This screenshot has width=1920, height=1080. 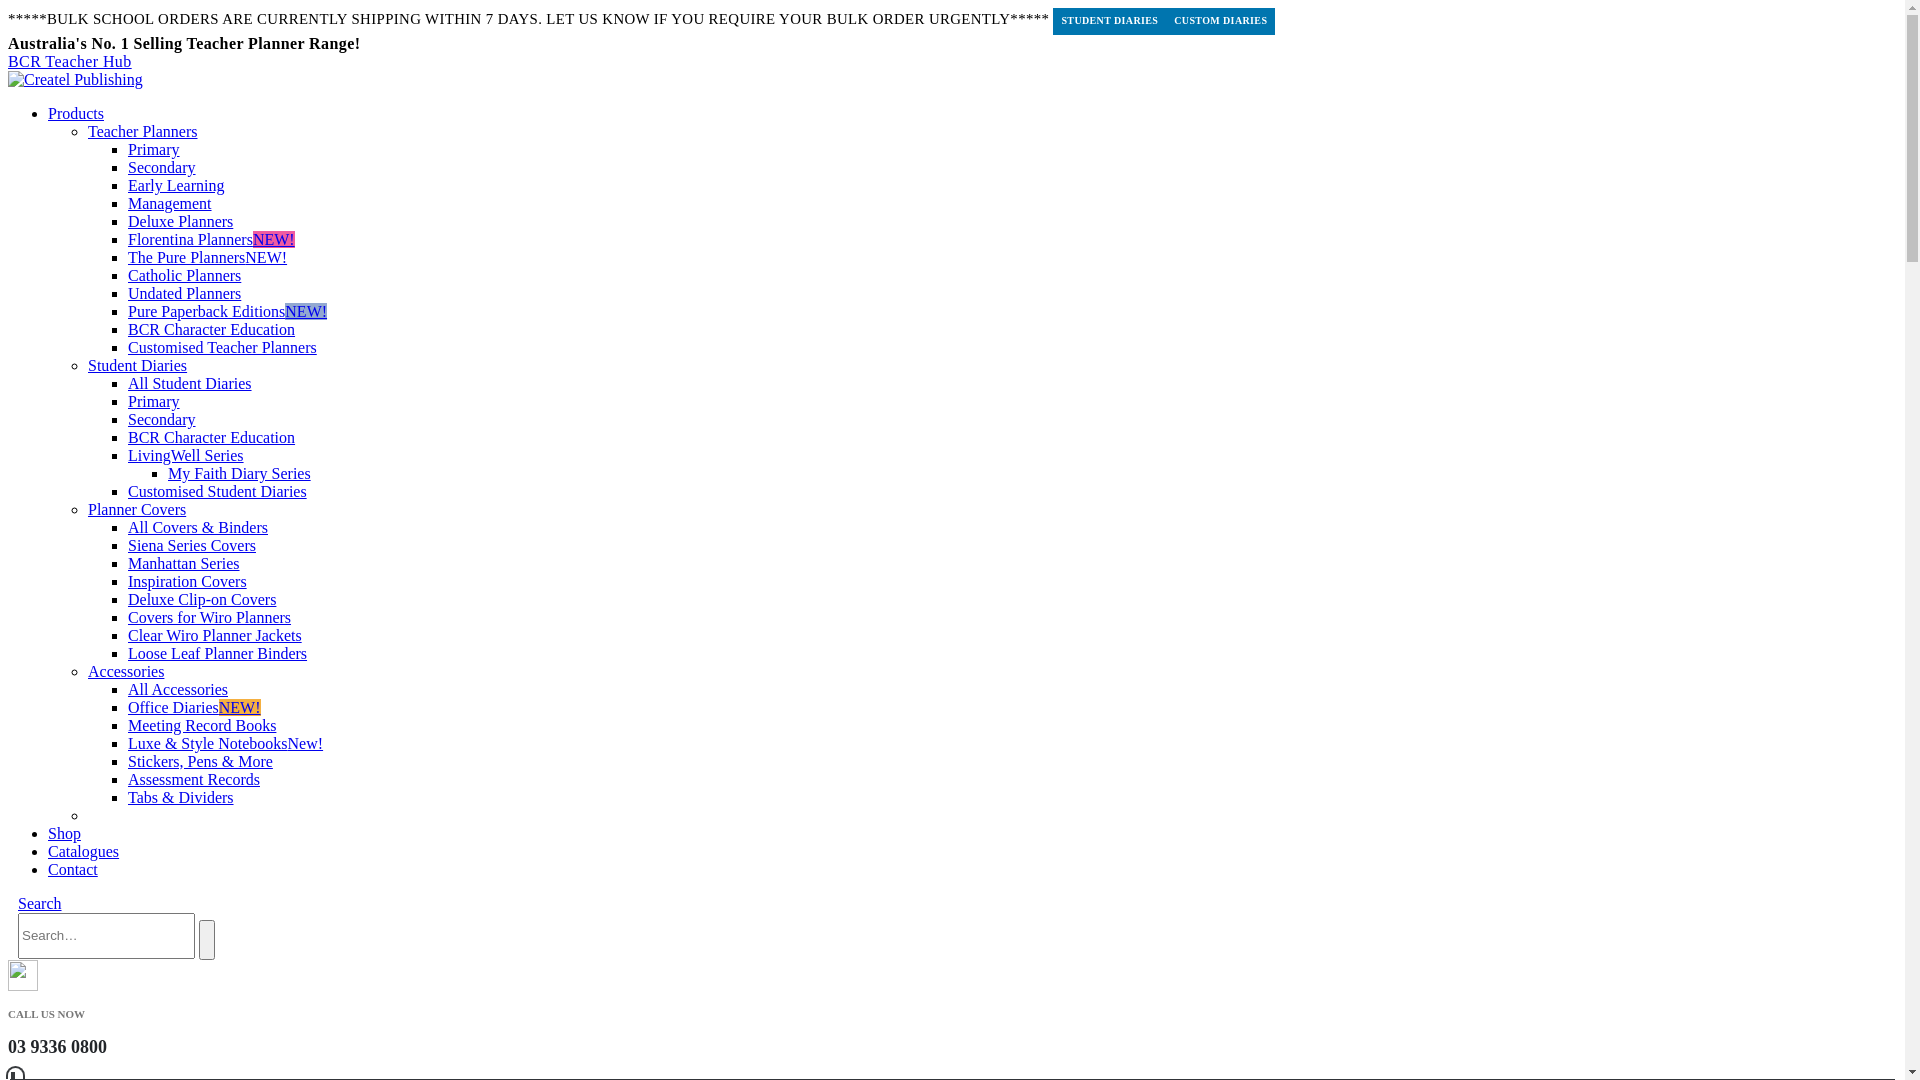 I want to click on 'Loose Leaf Planner Binders', so click(x=217, y=653).